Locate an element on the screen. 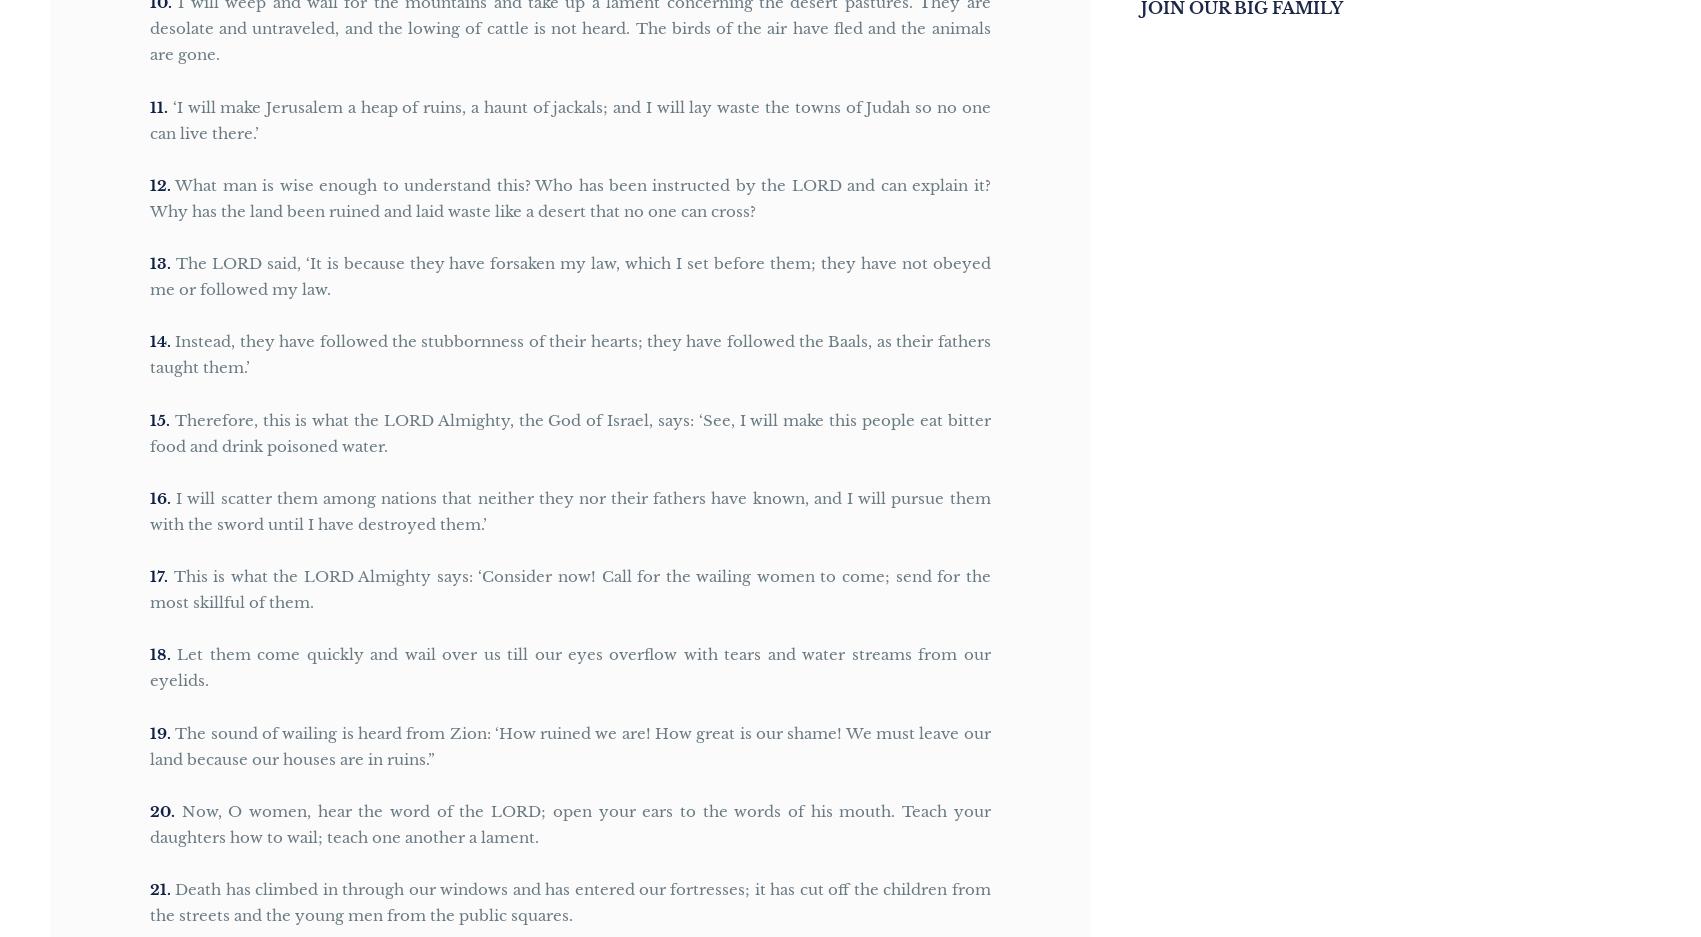 This screenshot has width=1701, height=937. '18' is located at coordinates (157, 653).